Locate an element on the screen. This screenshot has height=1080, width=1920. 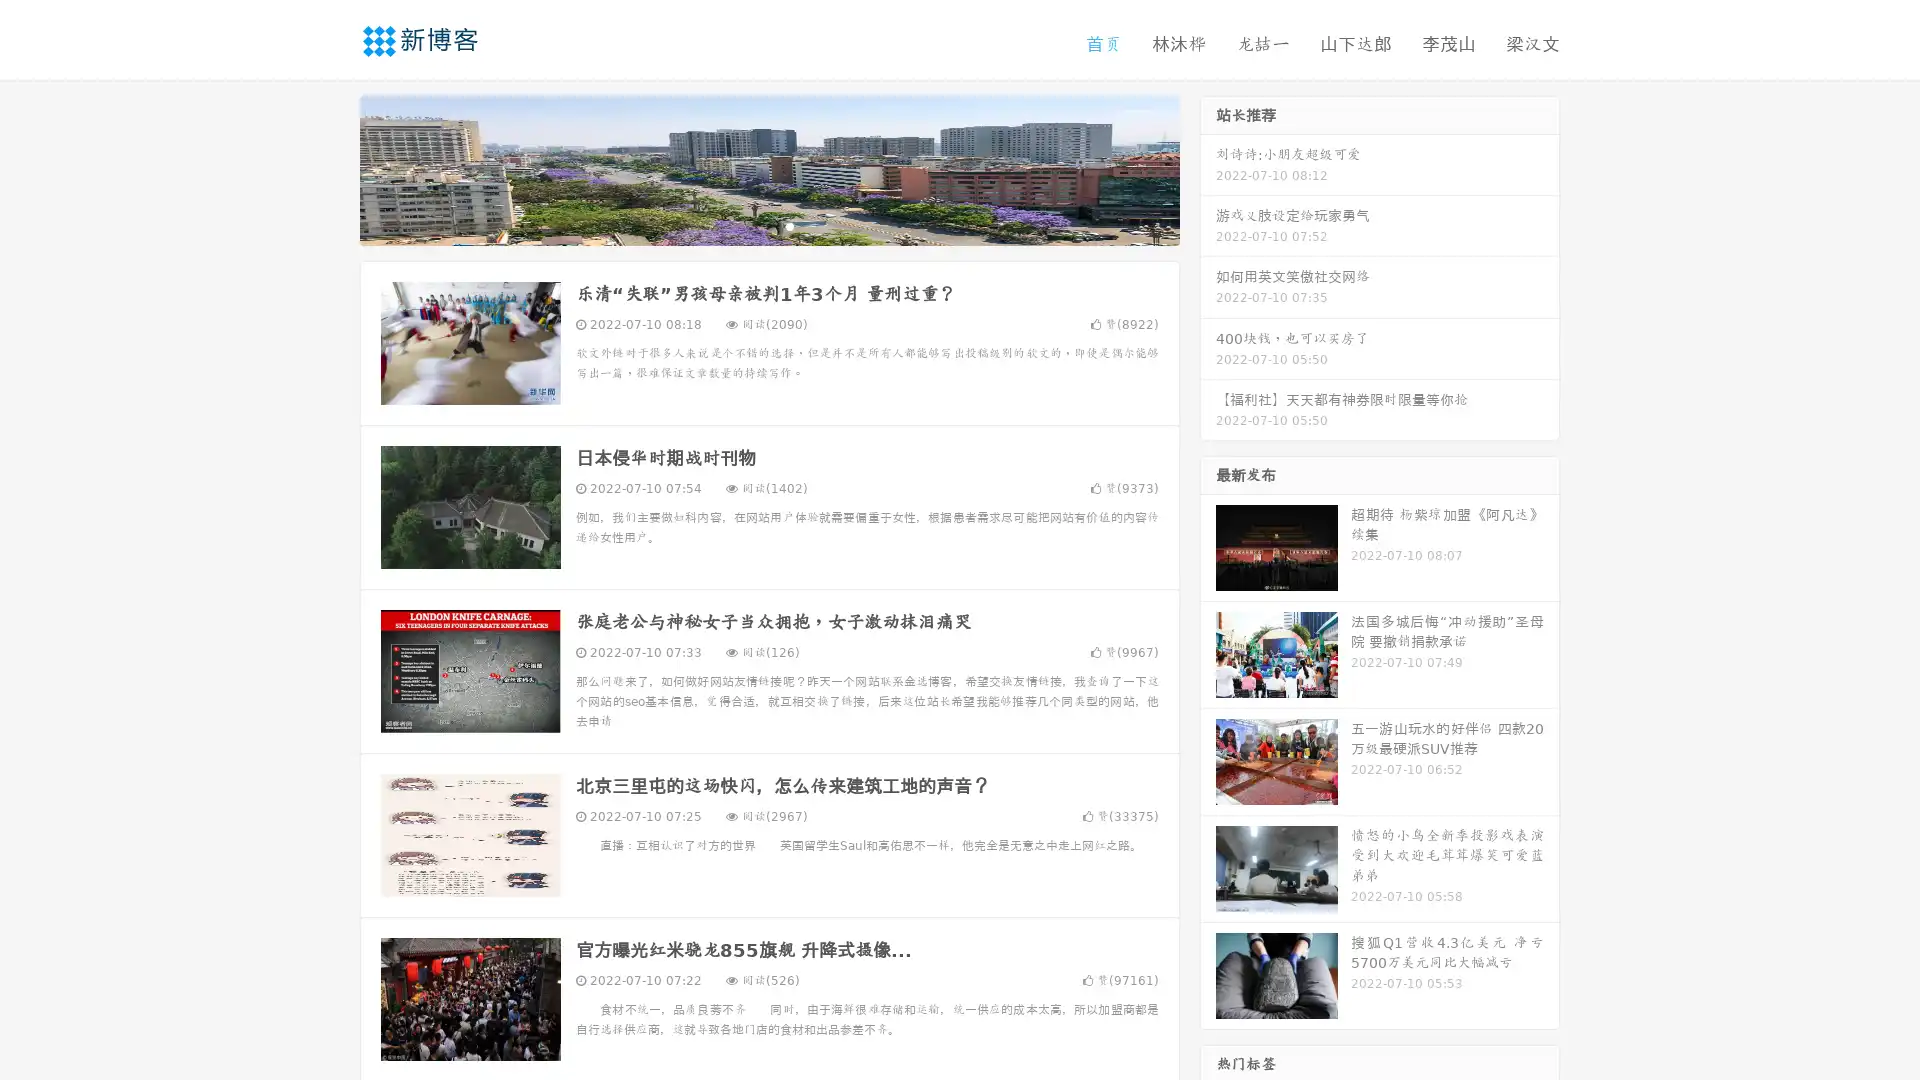
Go to slide 2 is located at coordinates (768, 225).